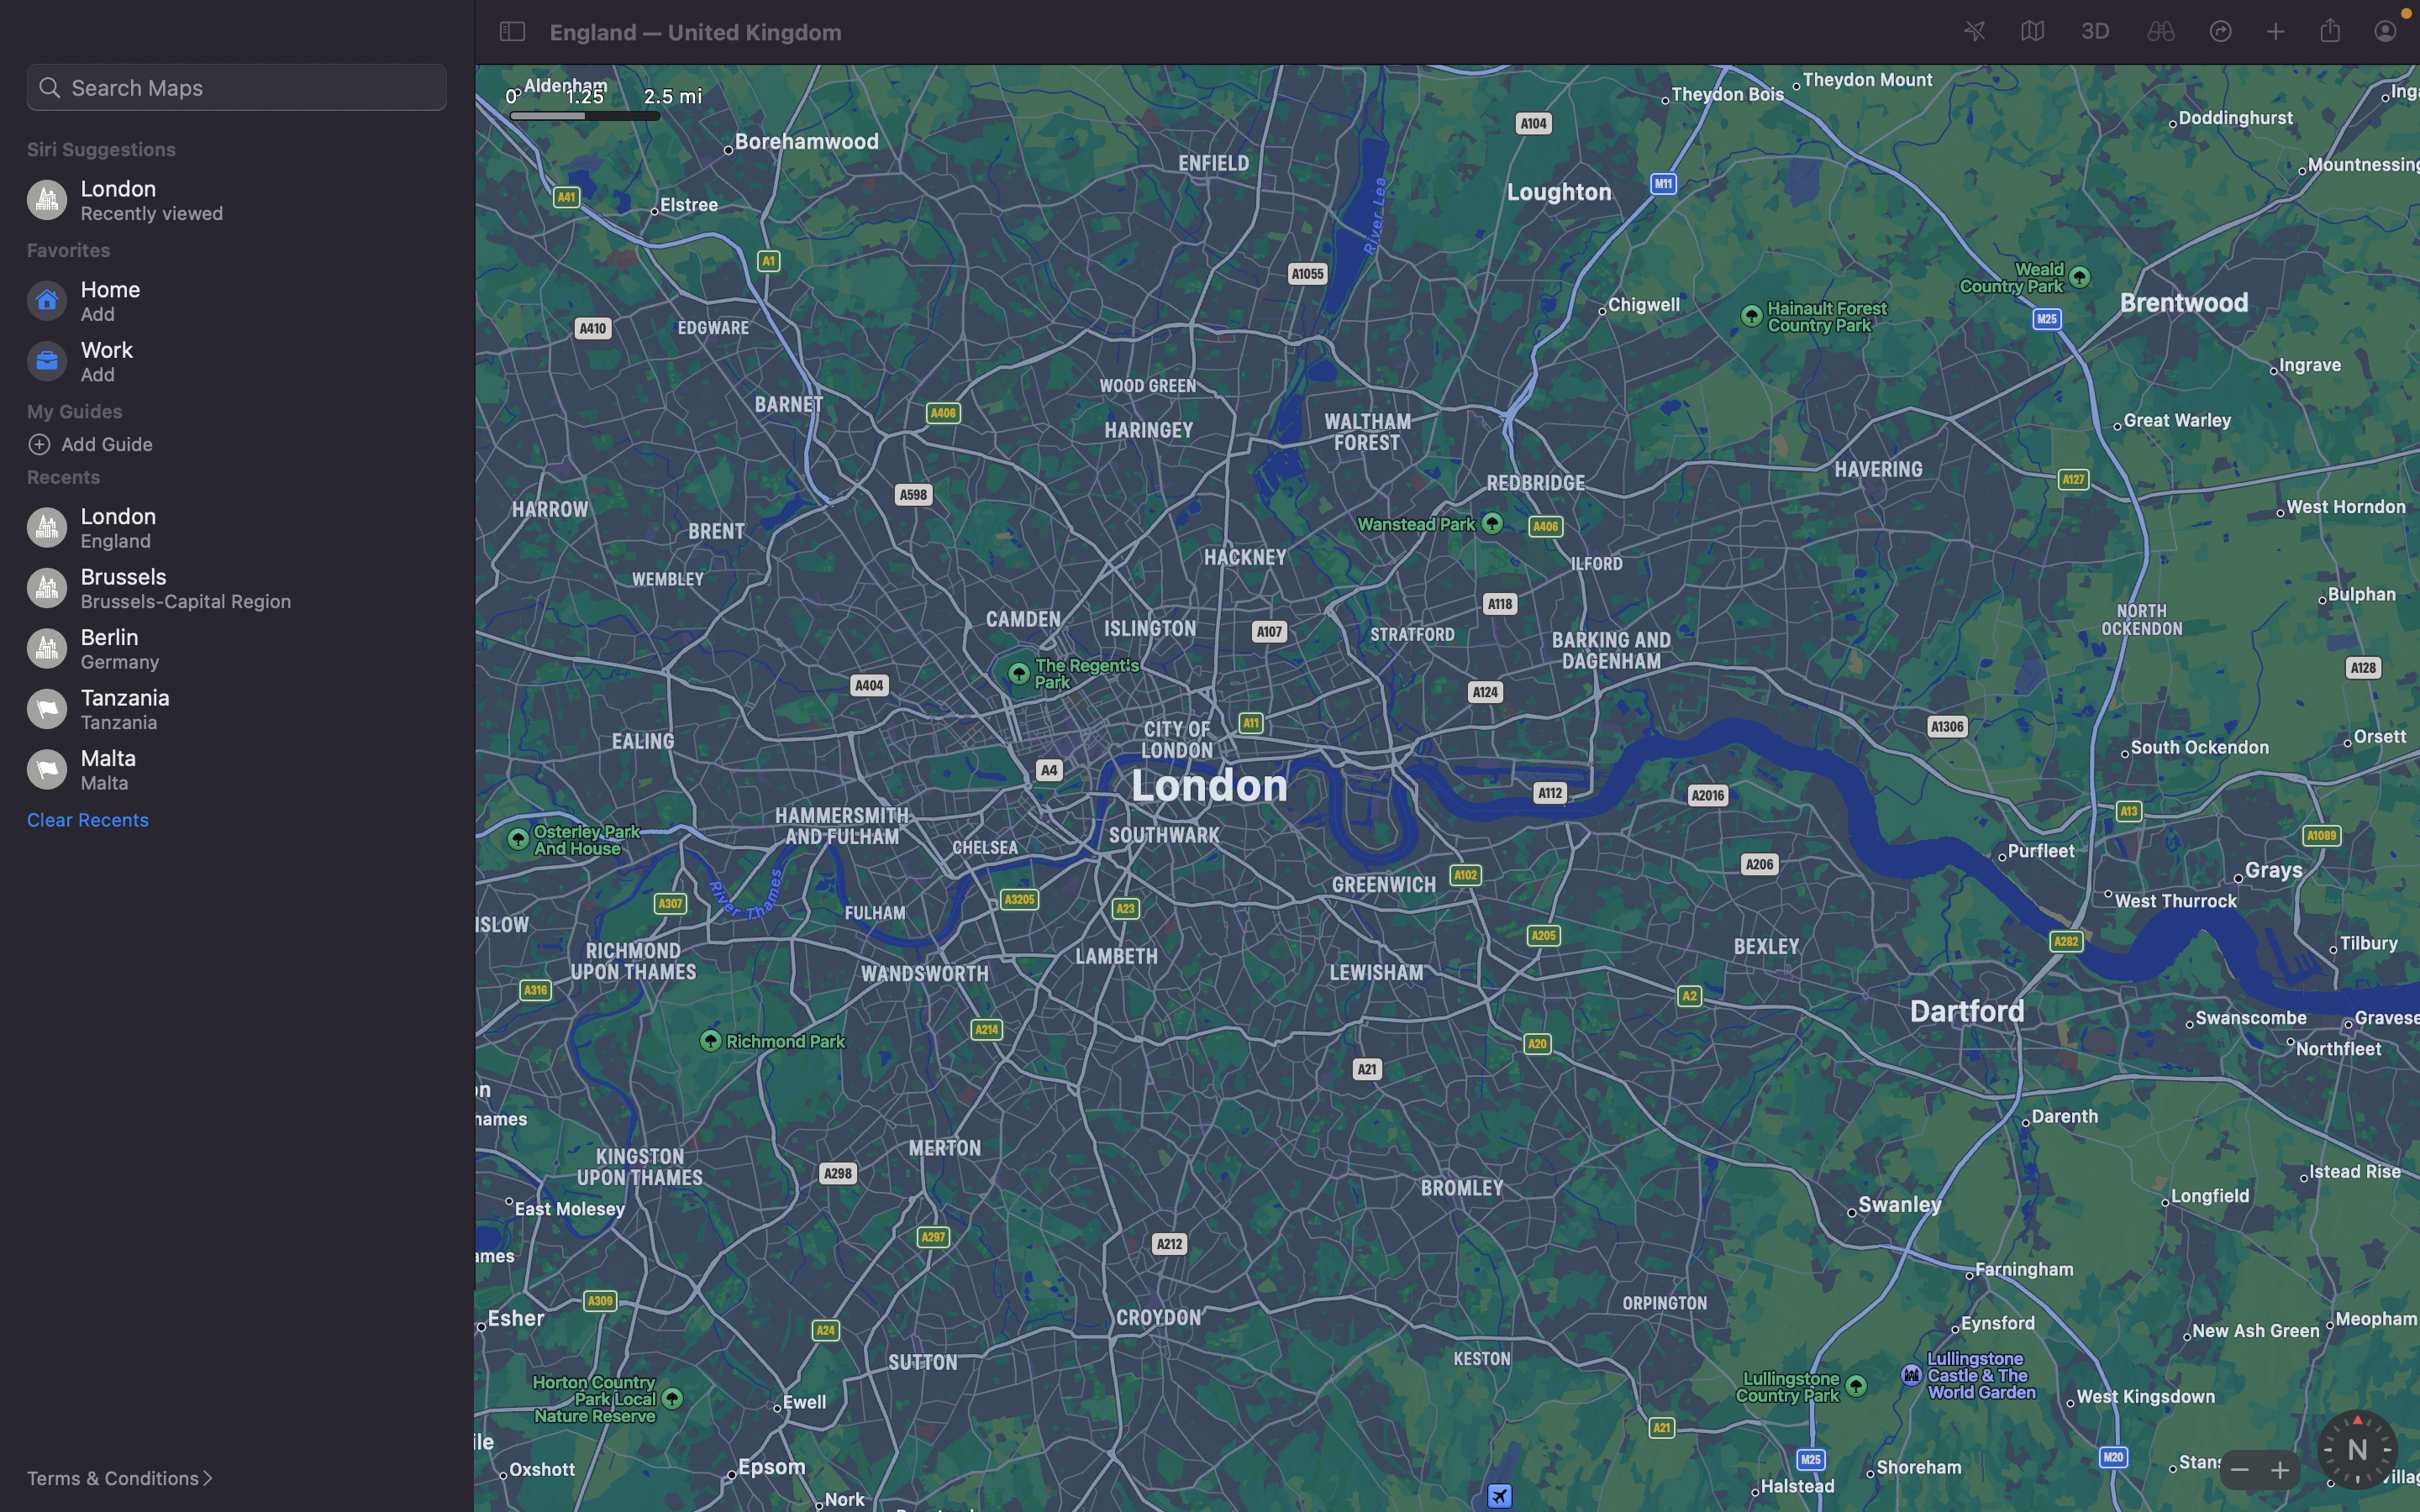 This screenshot has height=1512, width=2420. I want to click on Change the current view of the map to a satellite image, so click(2029, 32).